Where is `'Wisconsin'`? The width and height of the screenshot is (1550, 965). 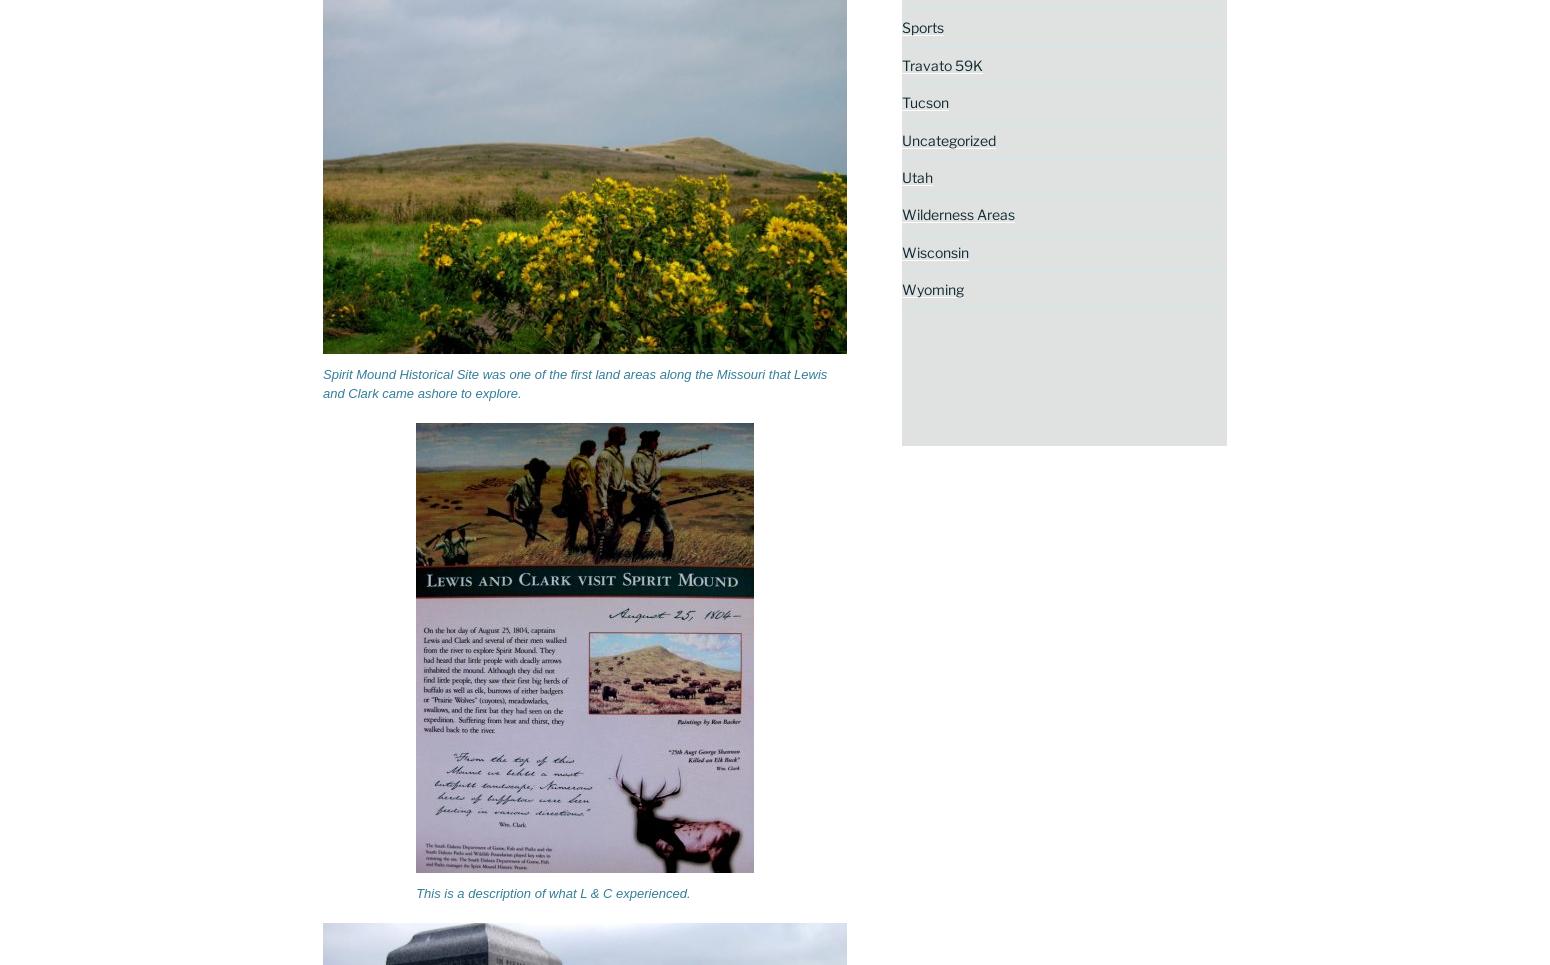 'Wisconsin' is located at coordinates (933, 250).